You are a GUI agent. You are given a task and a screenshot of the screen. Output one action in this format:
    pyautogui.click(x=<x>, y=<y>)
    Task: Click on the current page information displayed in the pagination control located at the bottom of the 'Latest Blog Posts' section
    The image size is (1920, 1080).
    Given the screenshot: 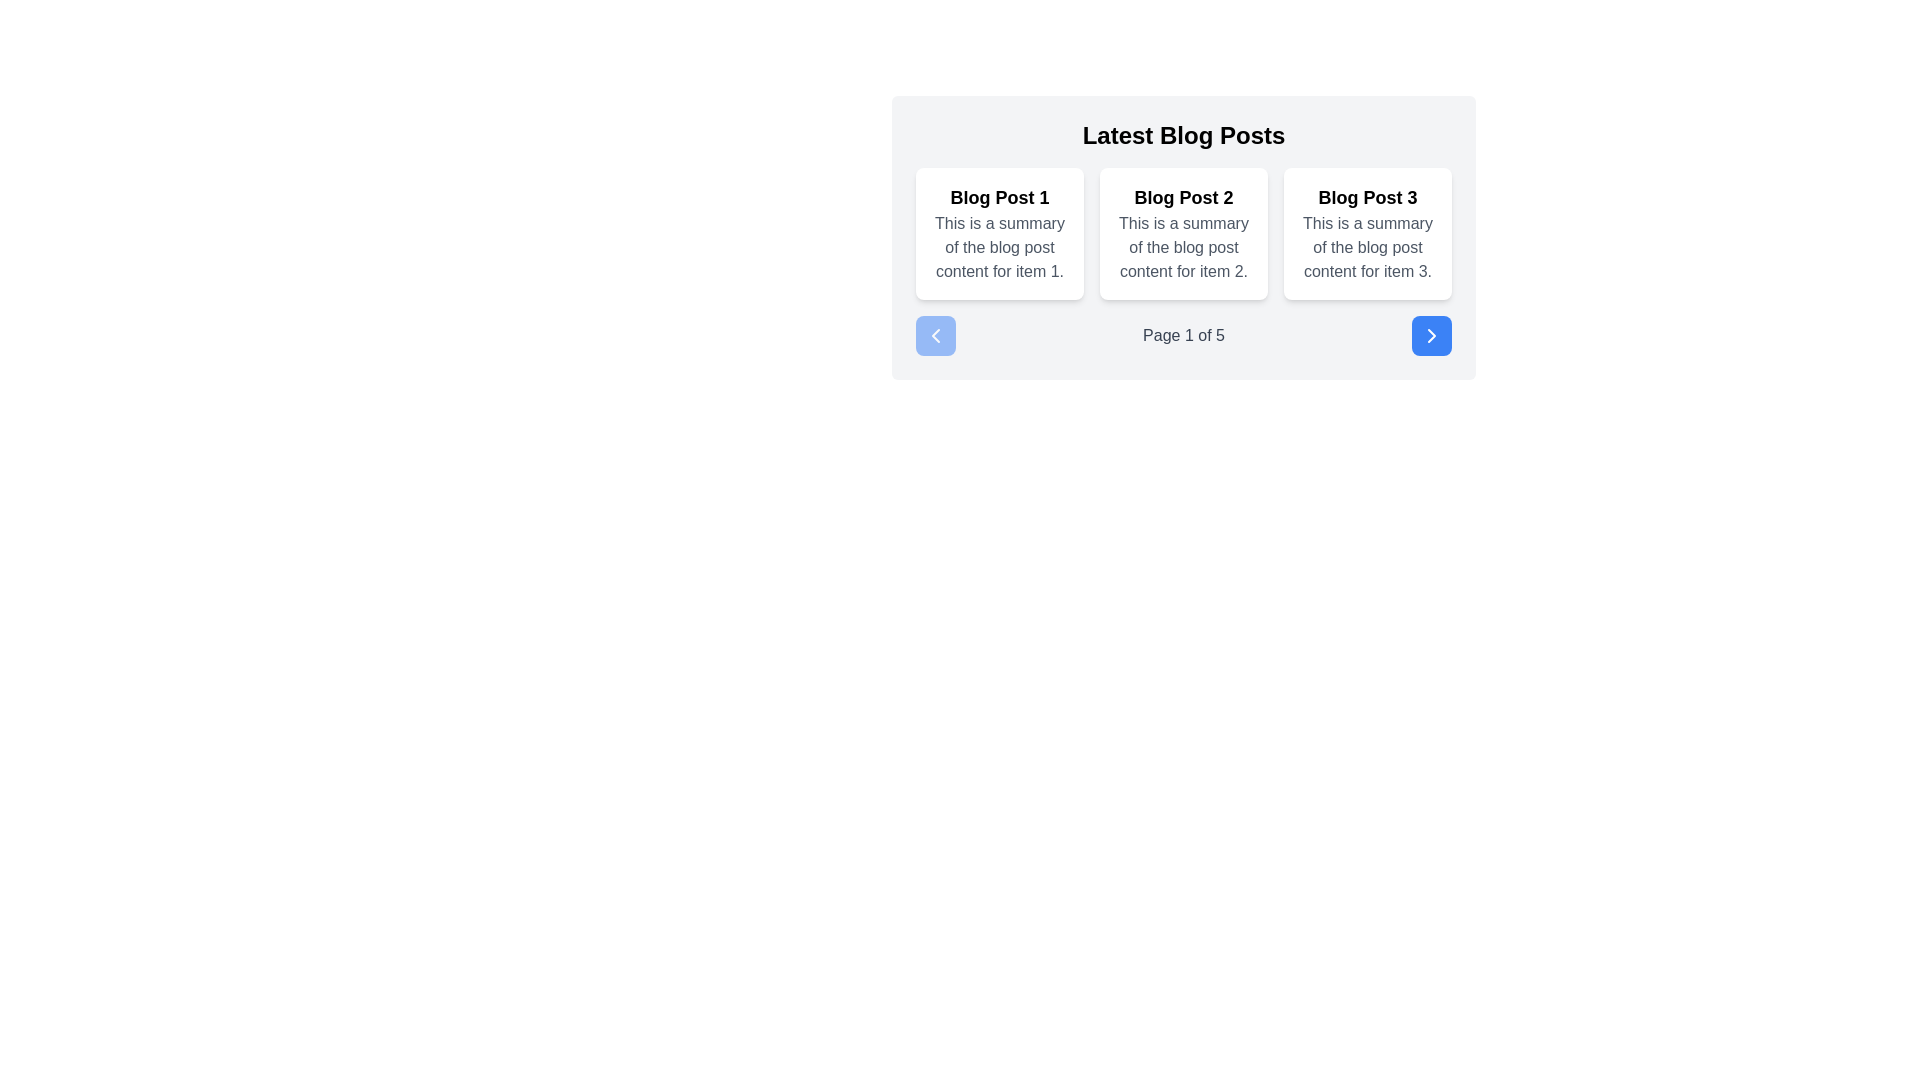 What is the action you would take?
    pyautogui.click(x=1184, y=334)
    